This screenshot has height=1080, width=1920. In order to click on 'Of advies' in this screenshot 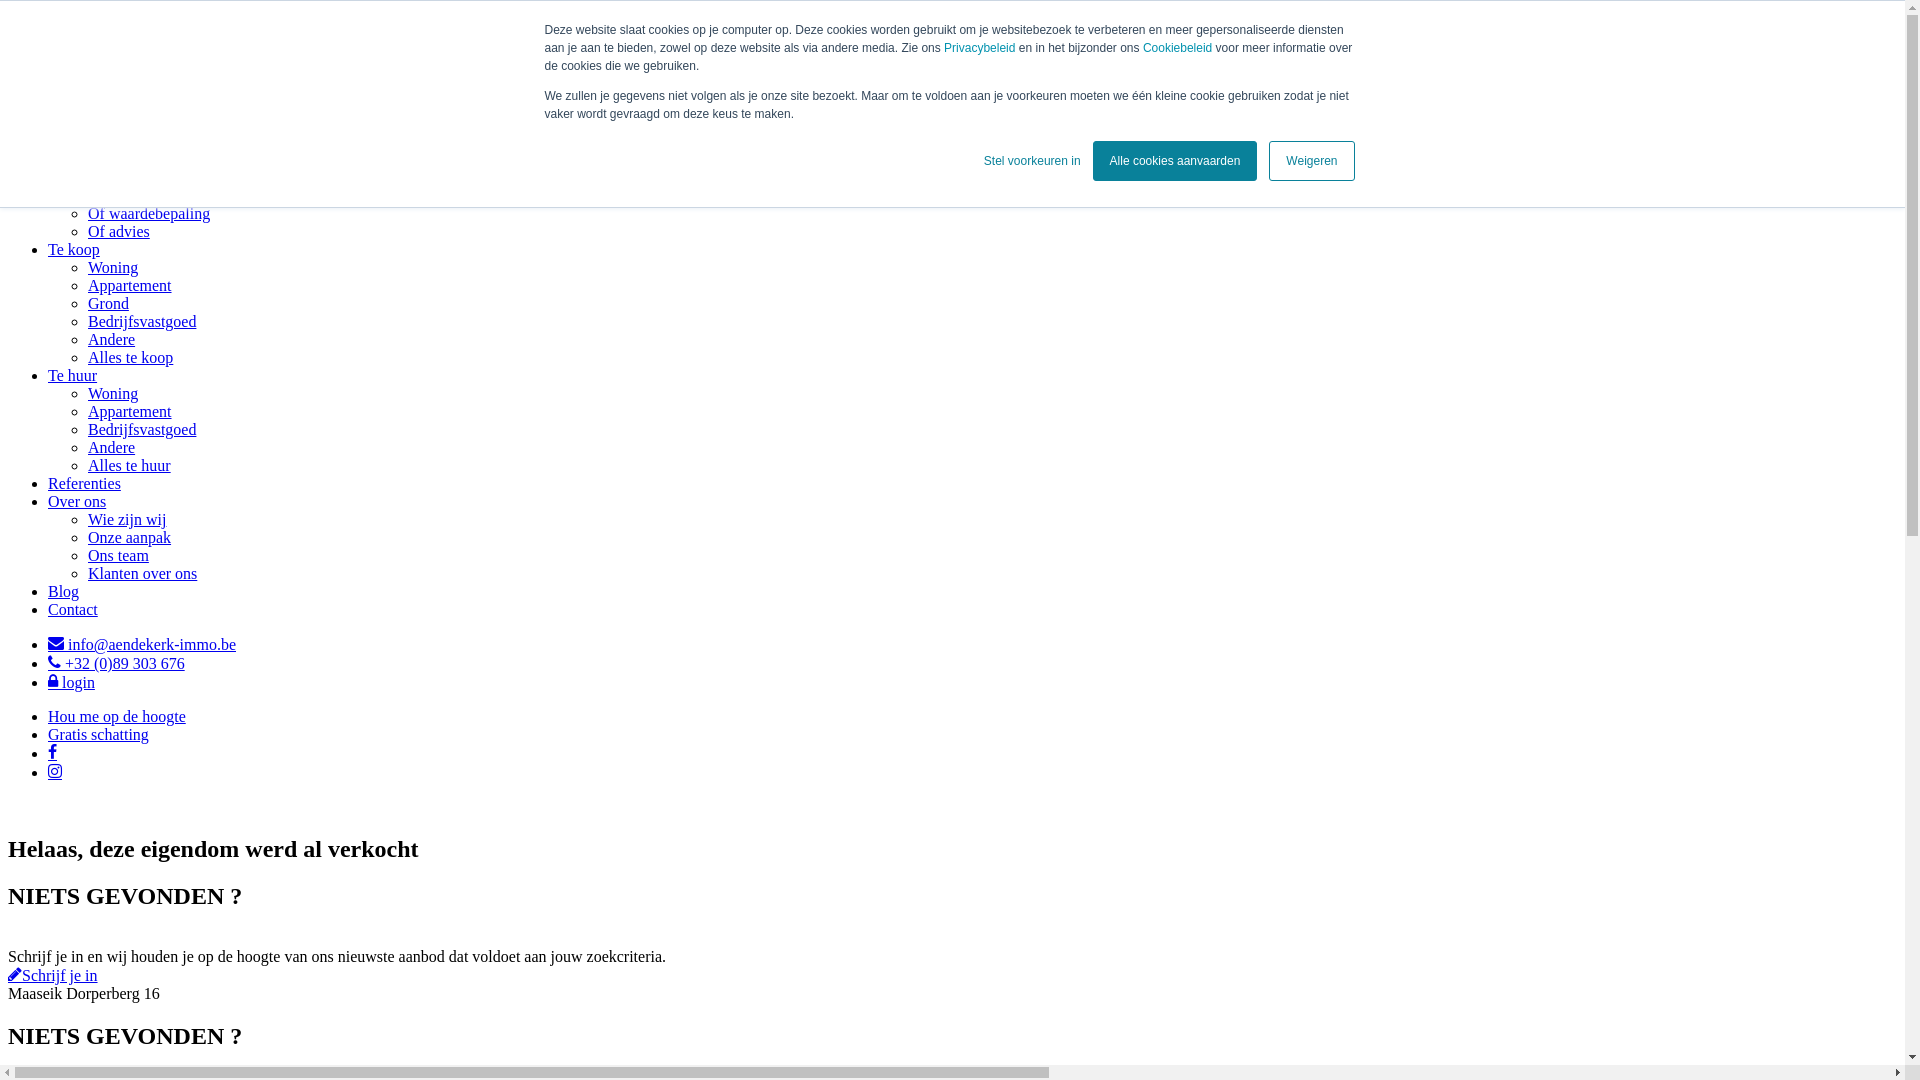, I will do `click(86, 230)`.